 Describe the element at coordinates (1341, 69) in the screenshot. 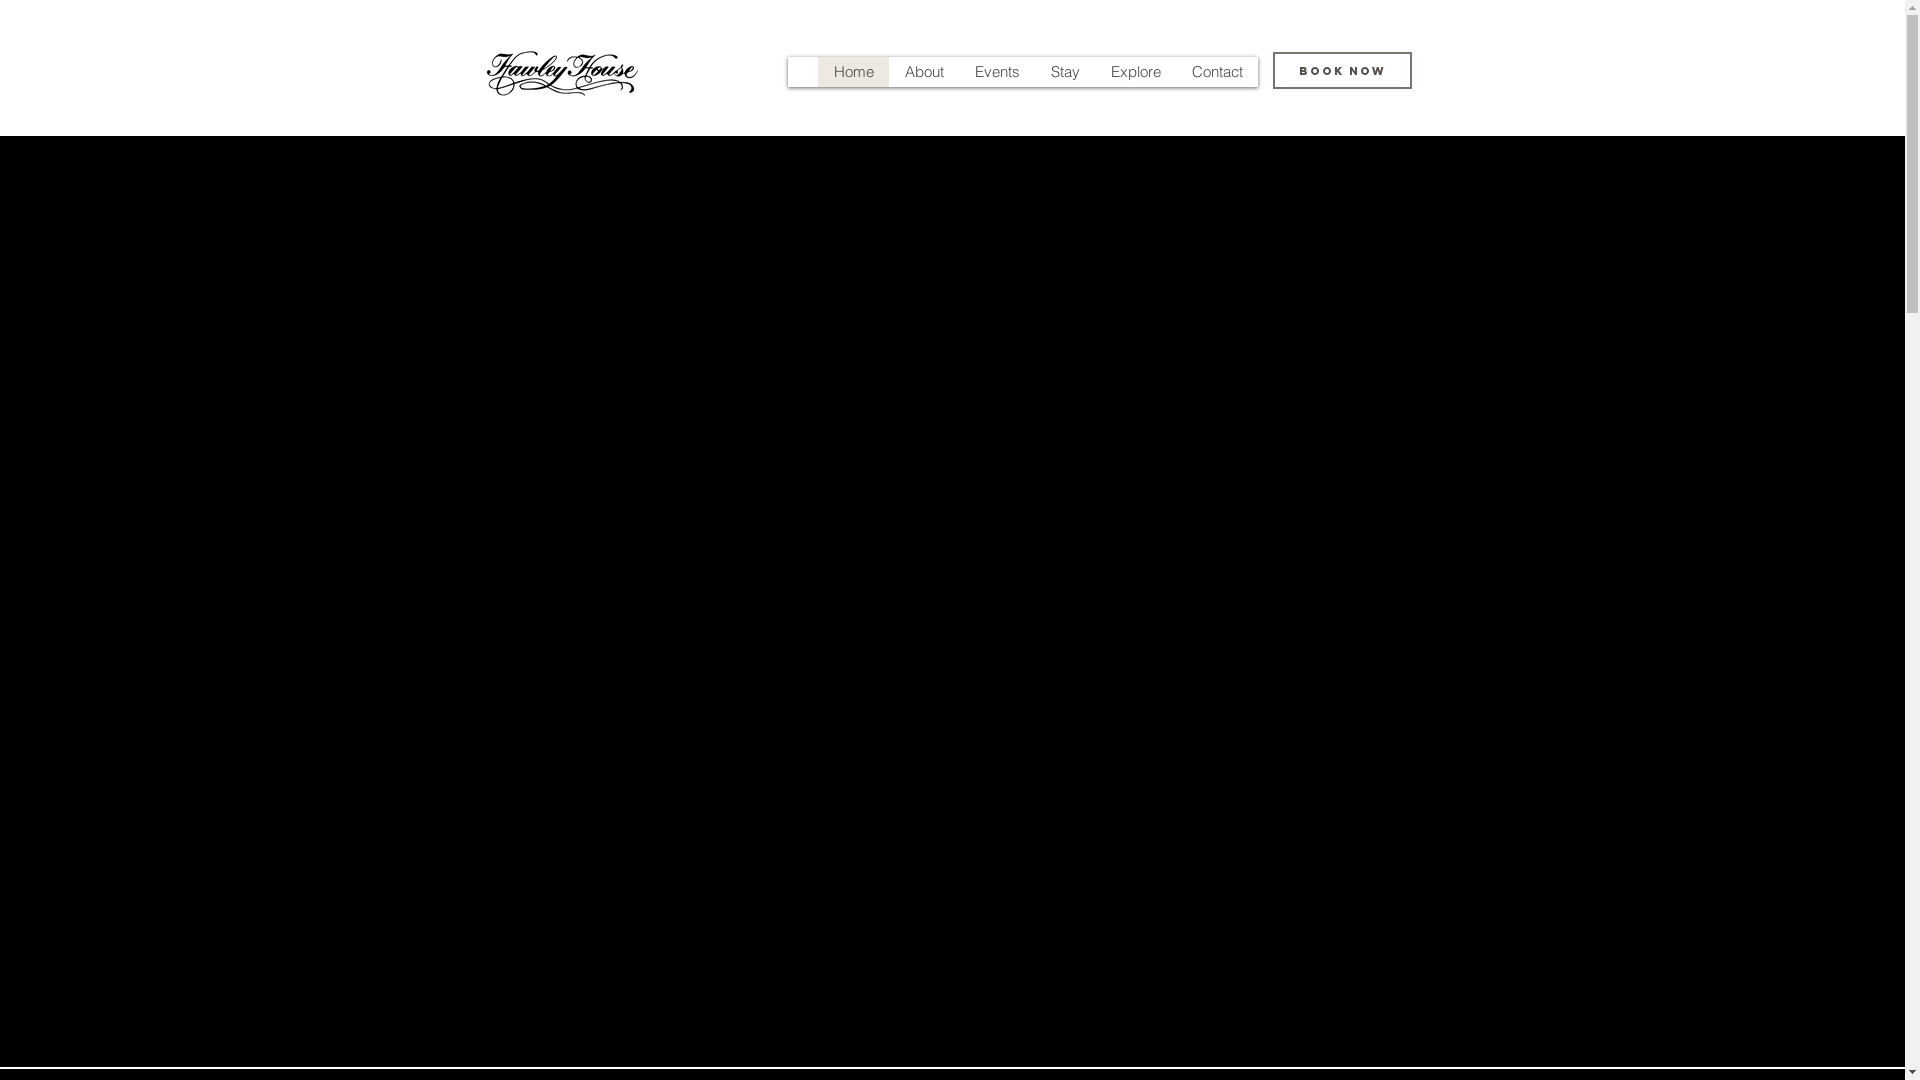

I see `'BOOK NOW'` at that location.